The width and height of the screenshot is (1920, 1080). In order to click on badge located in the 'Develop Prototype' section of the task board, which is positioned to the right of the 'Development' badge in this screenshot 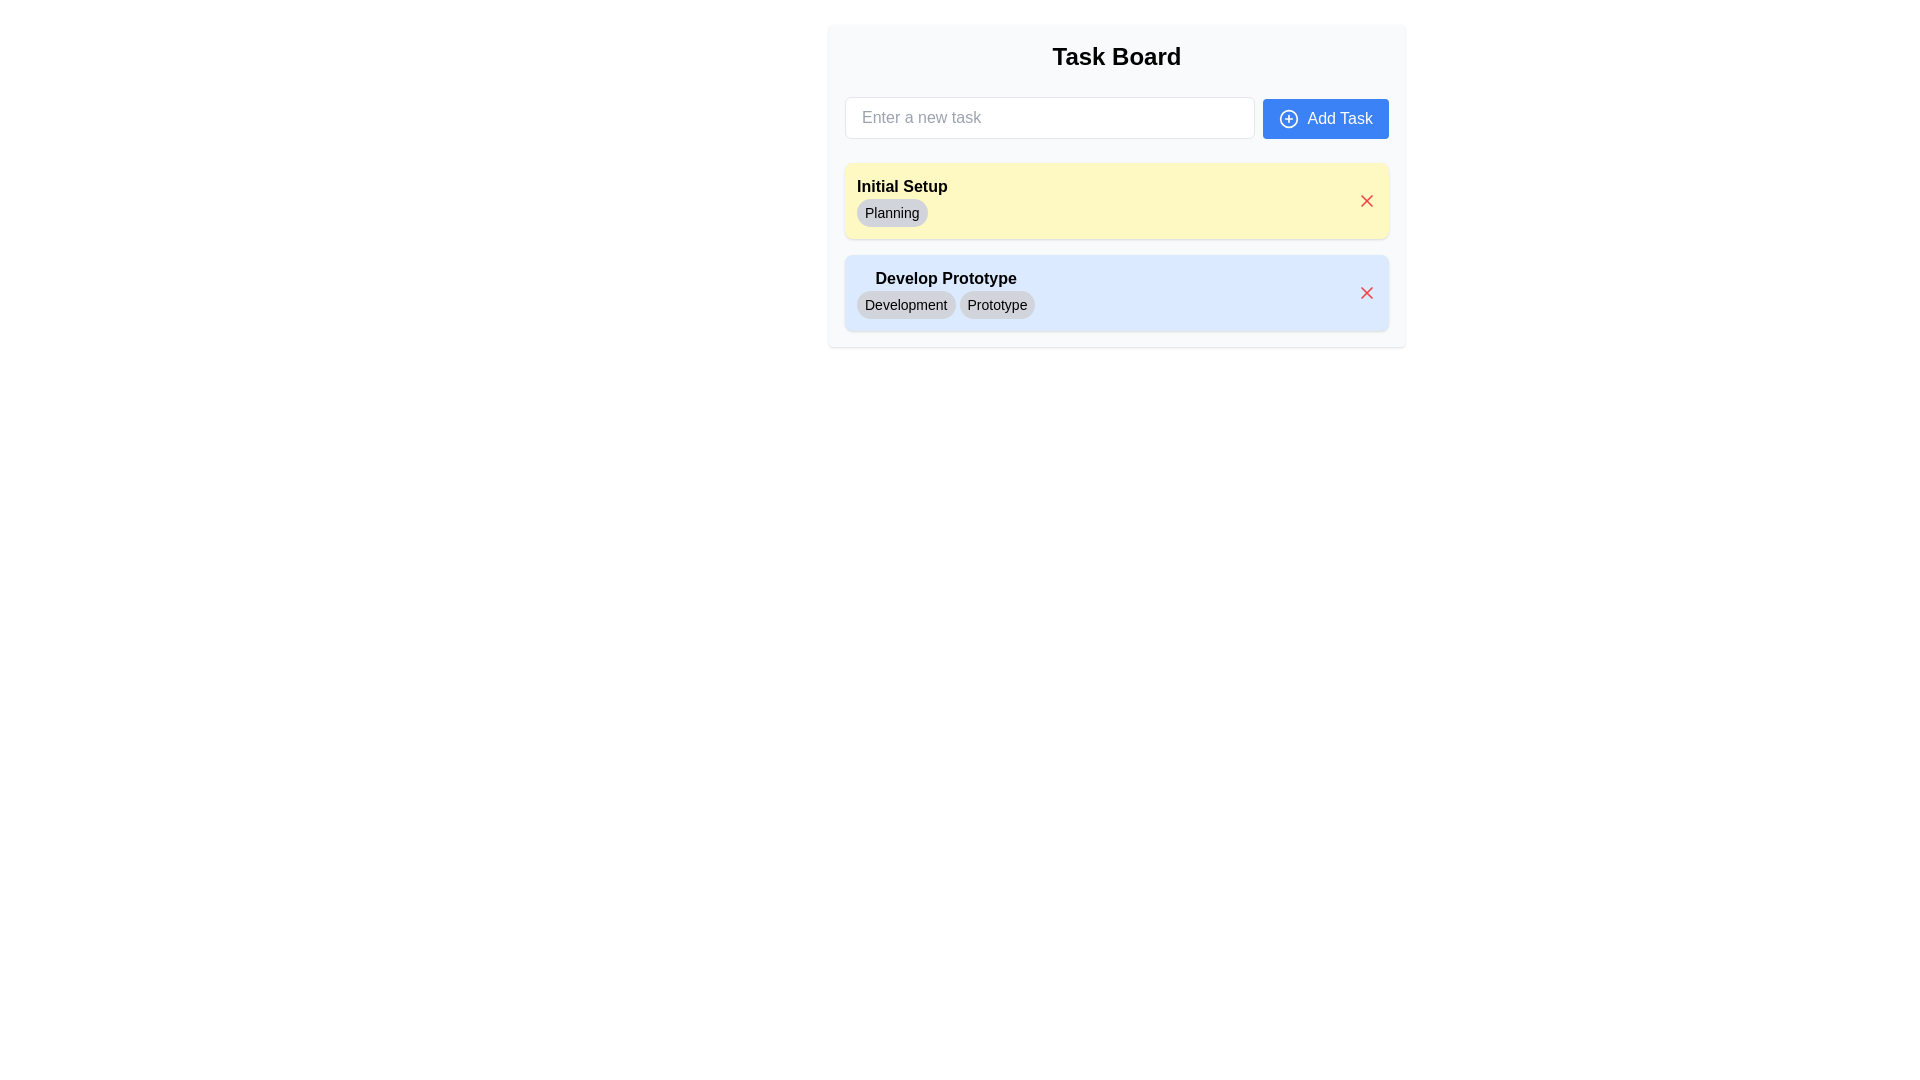, I will do `click(997, 304)`.